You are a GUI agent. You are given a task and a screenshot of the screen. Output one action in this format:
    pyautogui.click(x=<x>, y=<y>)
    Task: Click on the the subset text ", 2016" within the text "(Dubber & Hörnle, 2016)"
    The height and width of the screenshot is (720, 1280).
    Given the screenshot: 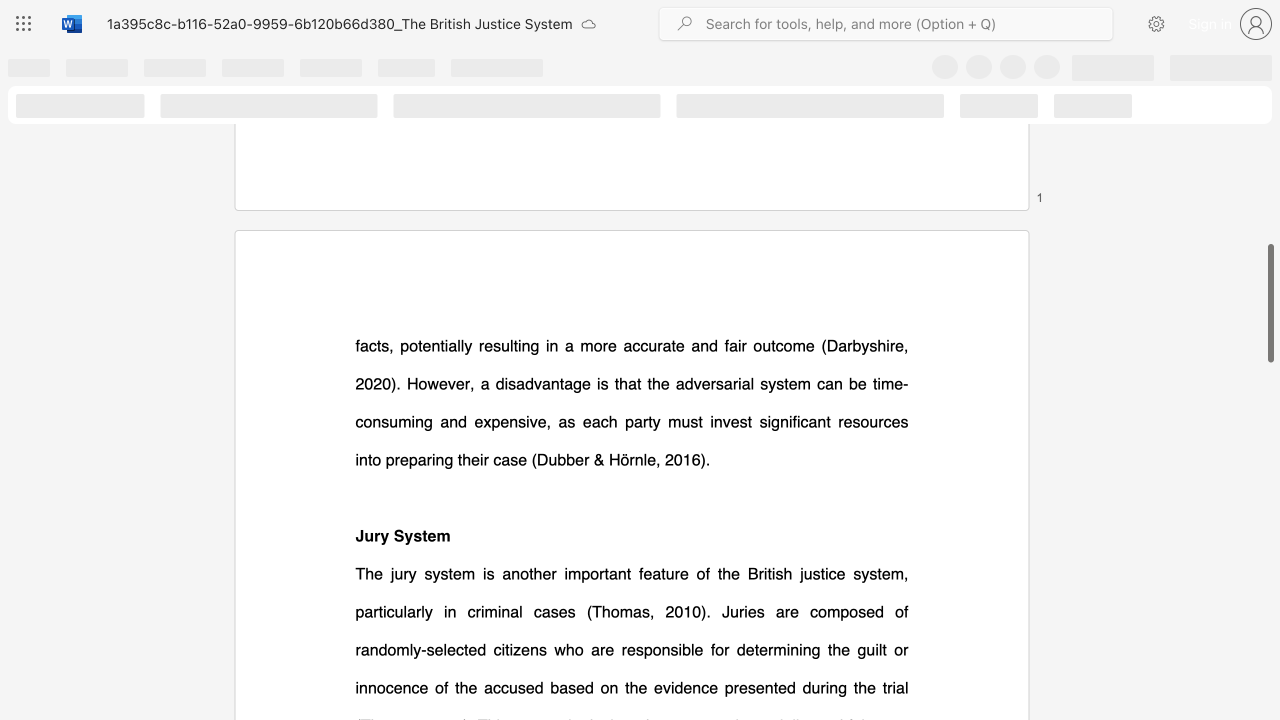 What is the action you would take?
    pyautogui.click(x=656, y=459)
    